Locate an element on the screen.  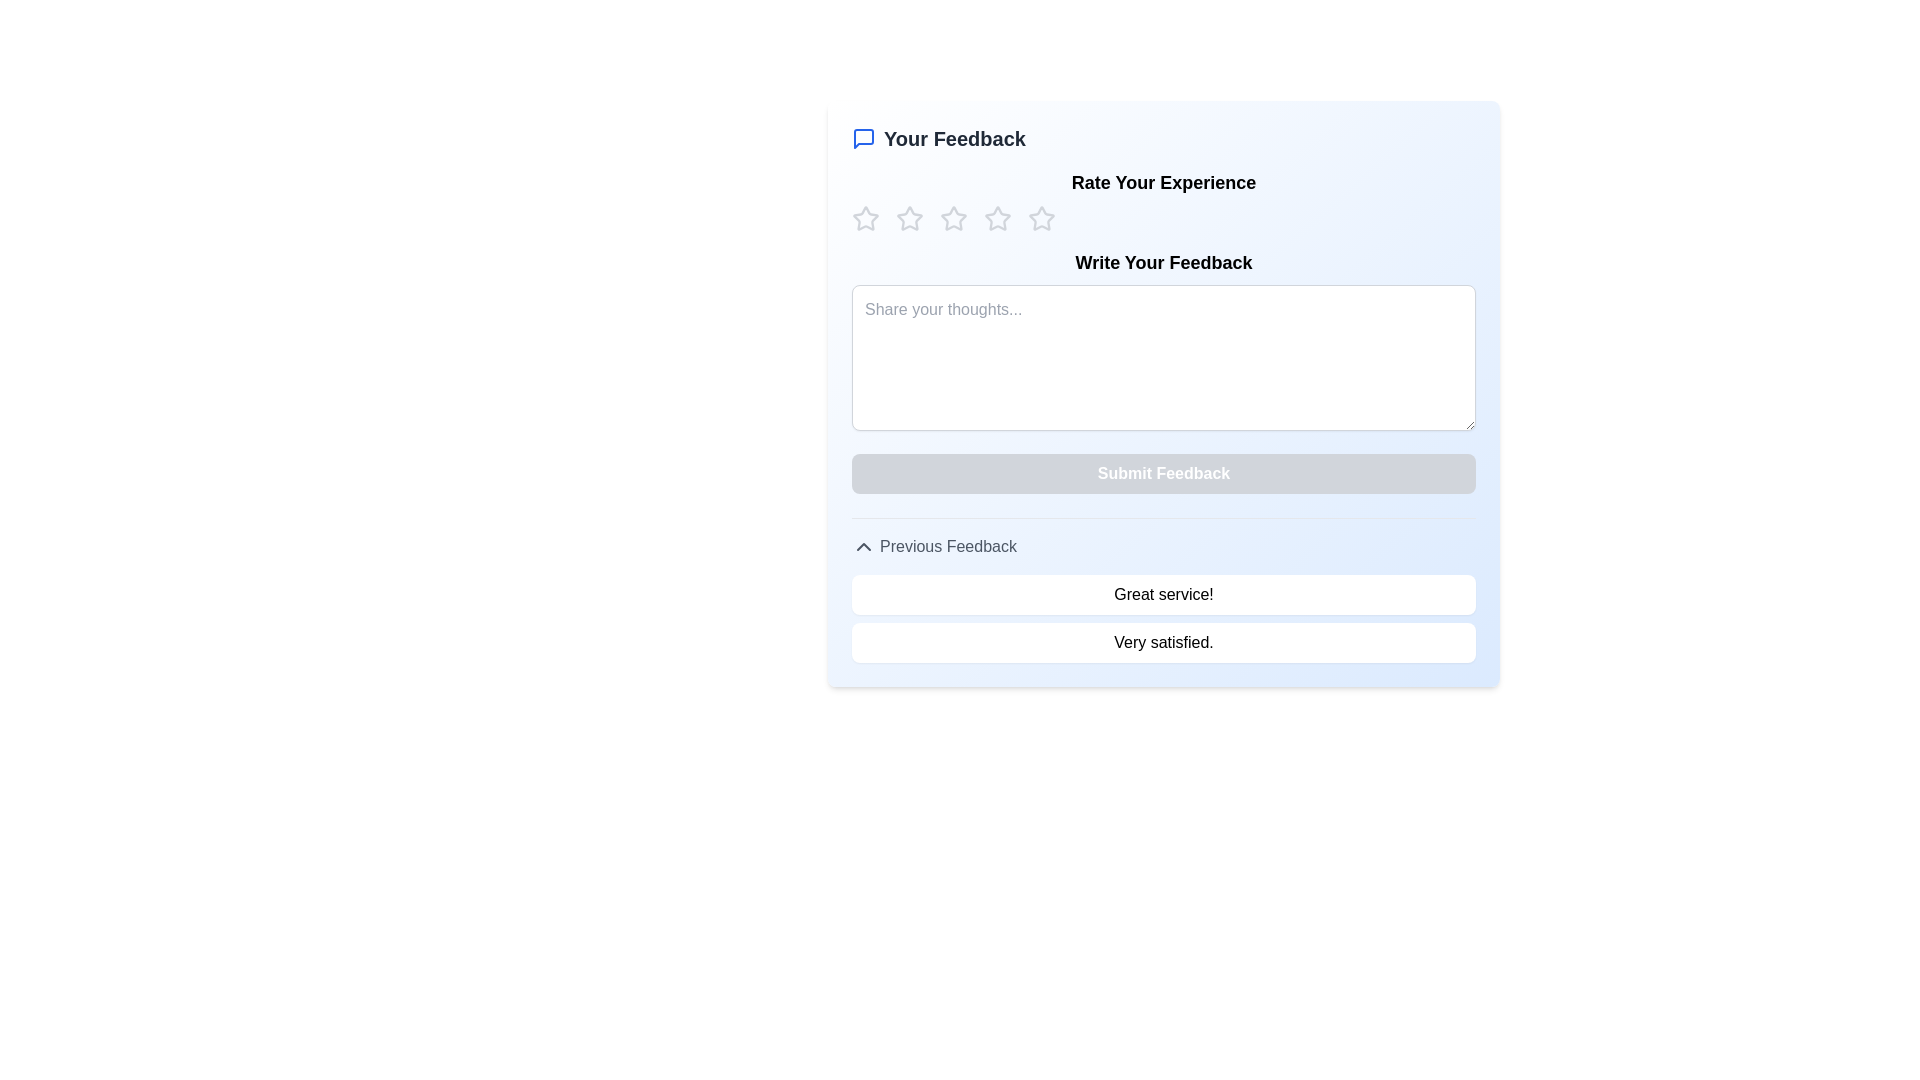
feedback icon located at the far left of the header section, which complements the text 'Your Feedback' is located at coordinates (864, 137).